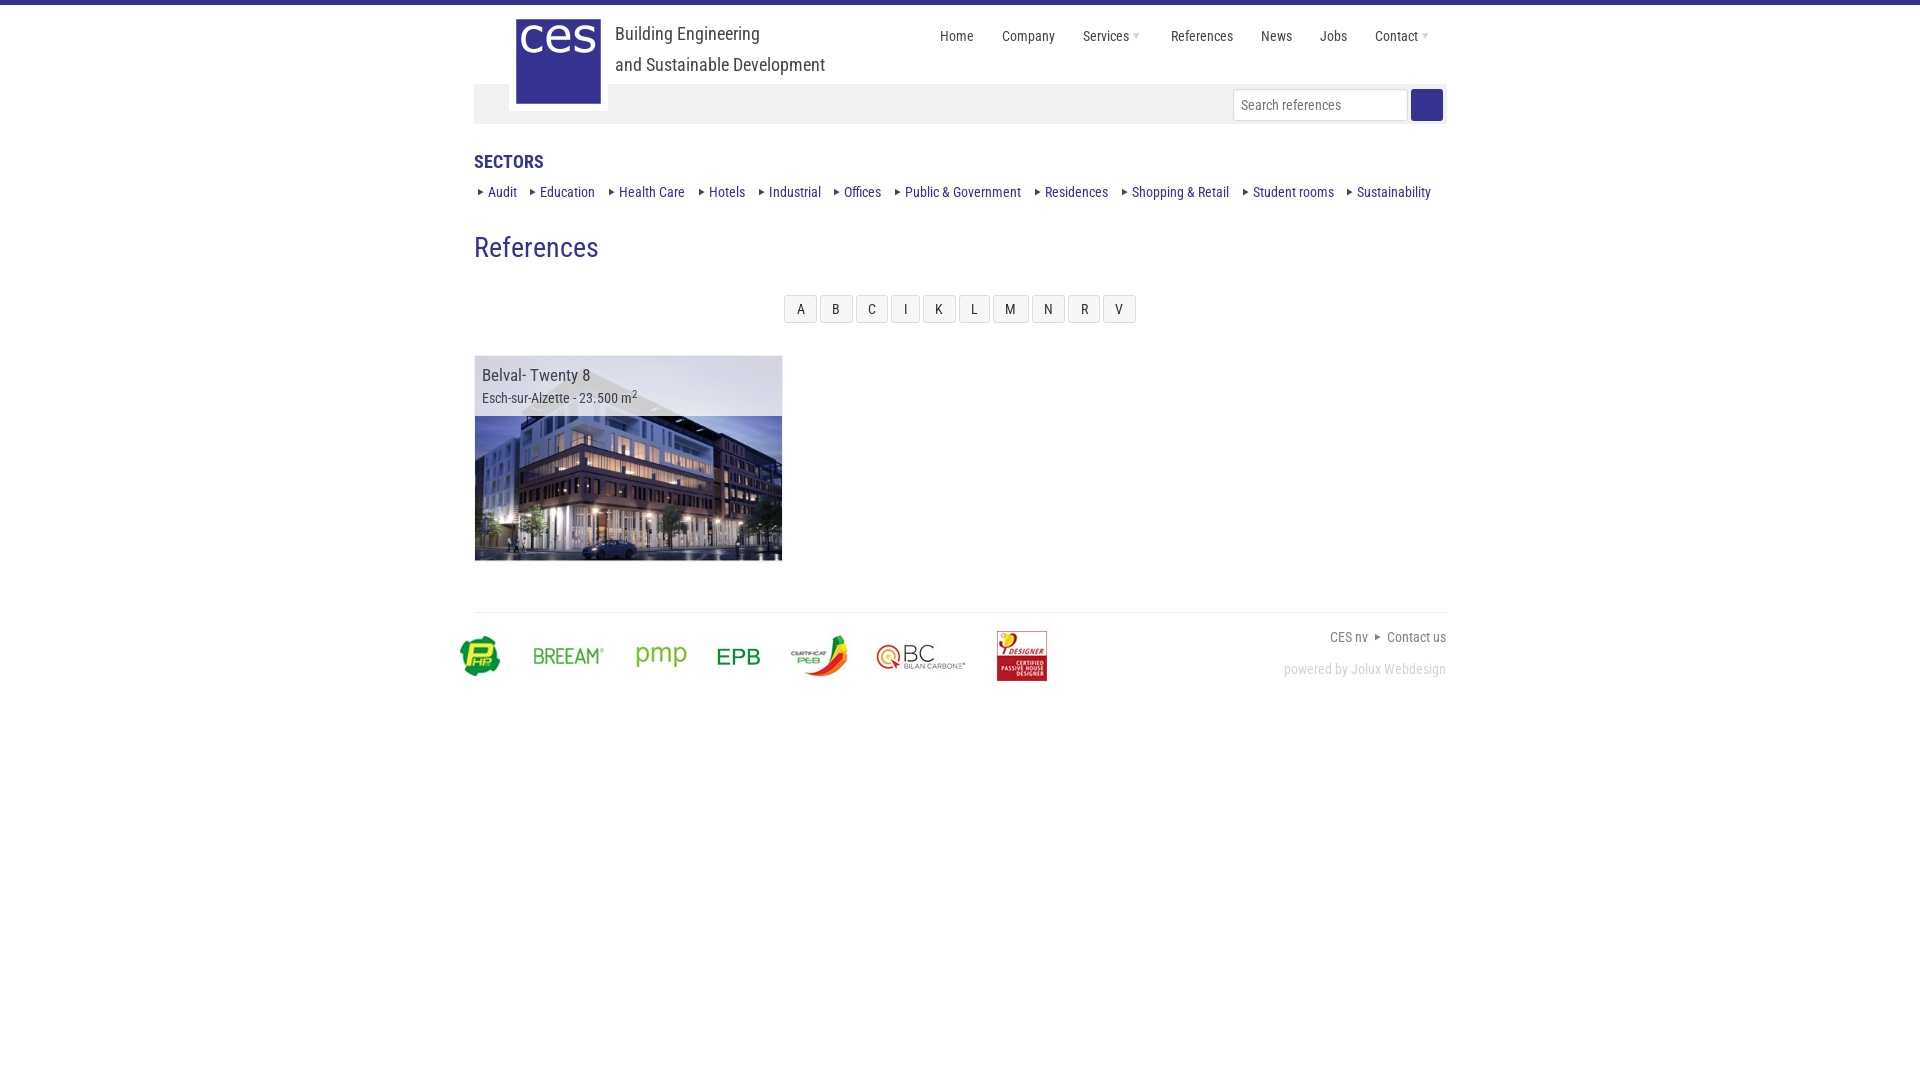 The width and height of the screenshot is (1920, 1080). I want to click on 'R', so click(1067, 309).